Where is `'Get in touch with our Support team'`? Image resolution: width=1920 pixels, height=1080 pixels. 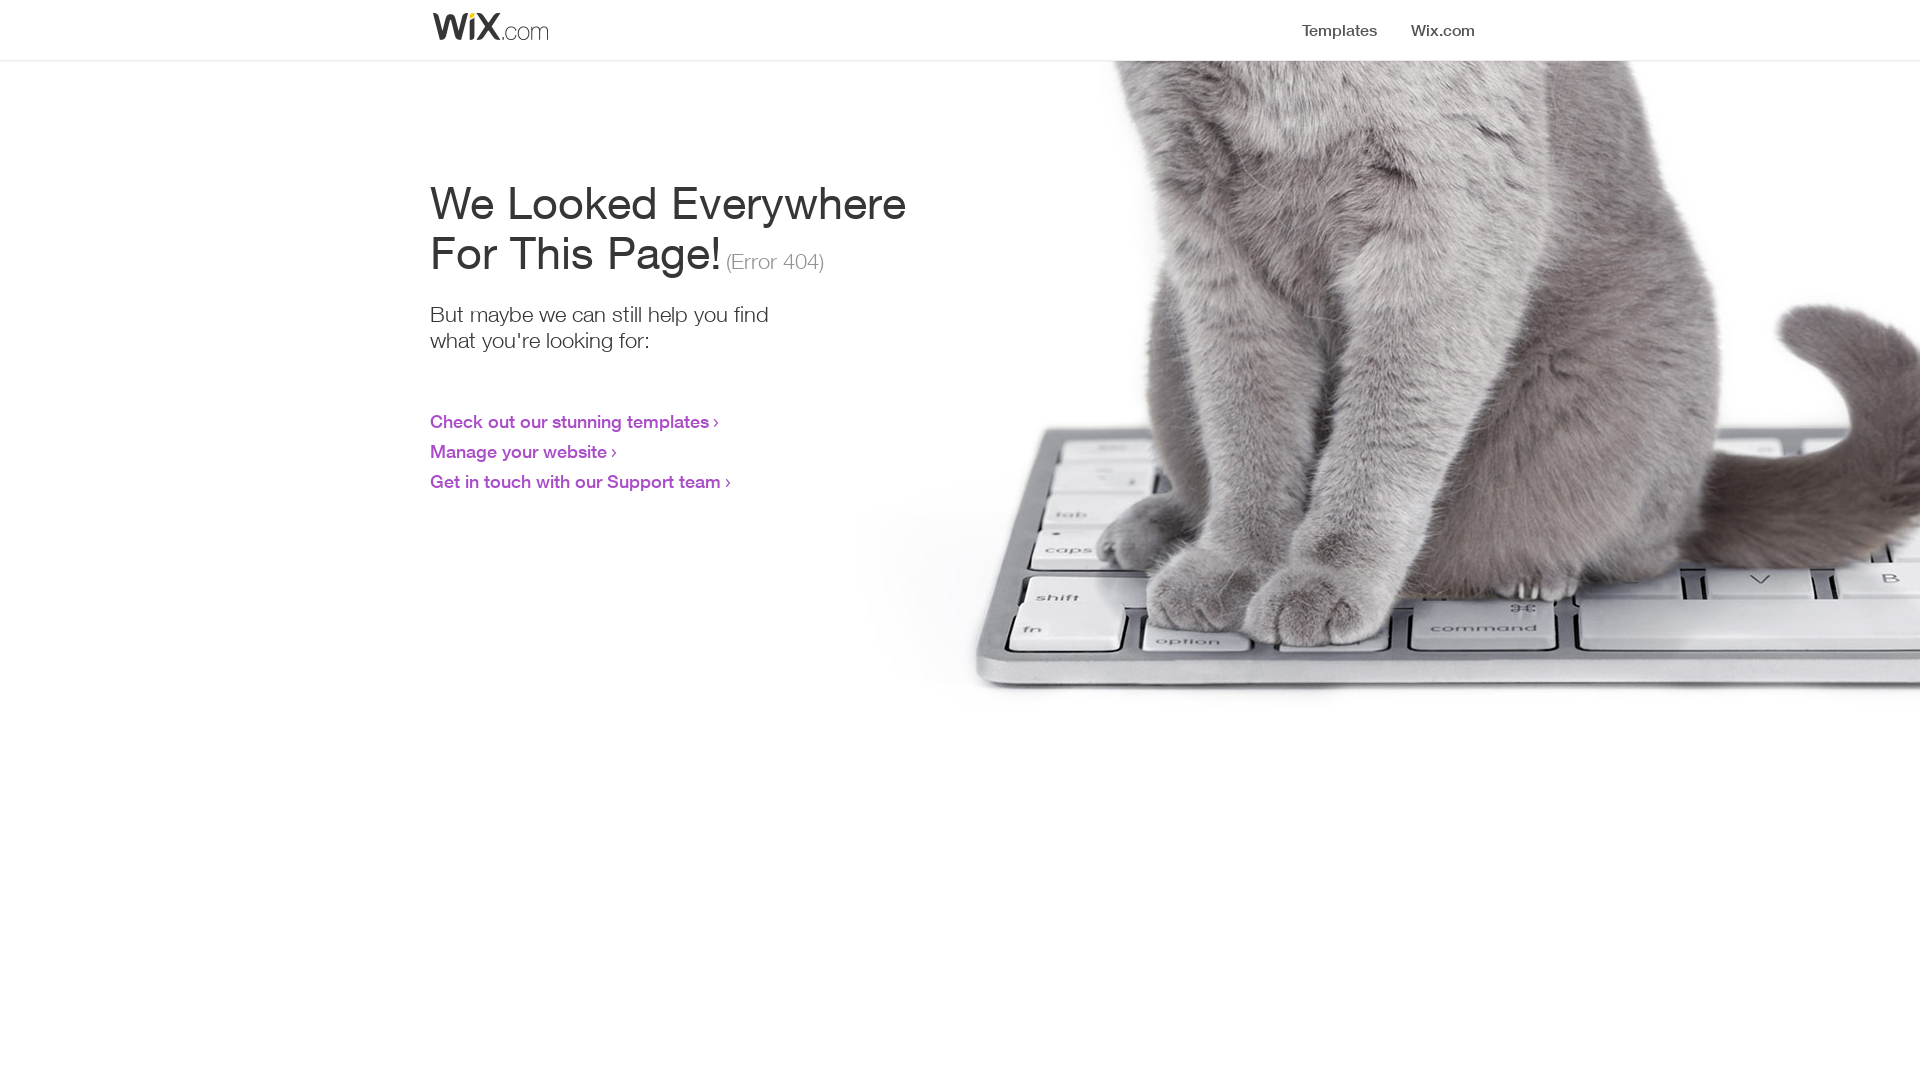
'Get in touch with our Support team' is located at coordinates (429, 481).